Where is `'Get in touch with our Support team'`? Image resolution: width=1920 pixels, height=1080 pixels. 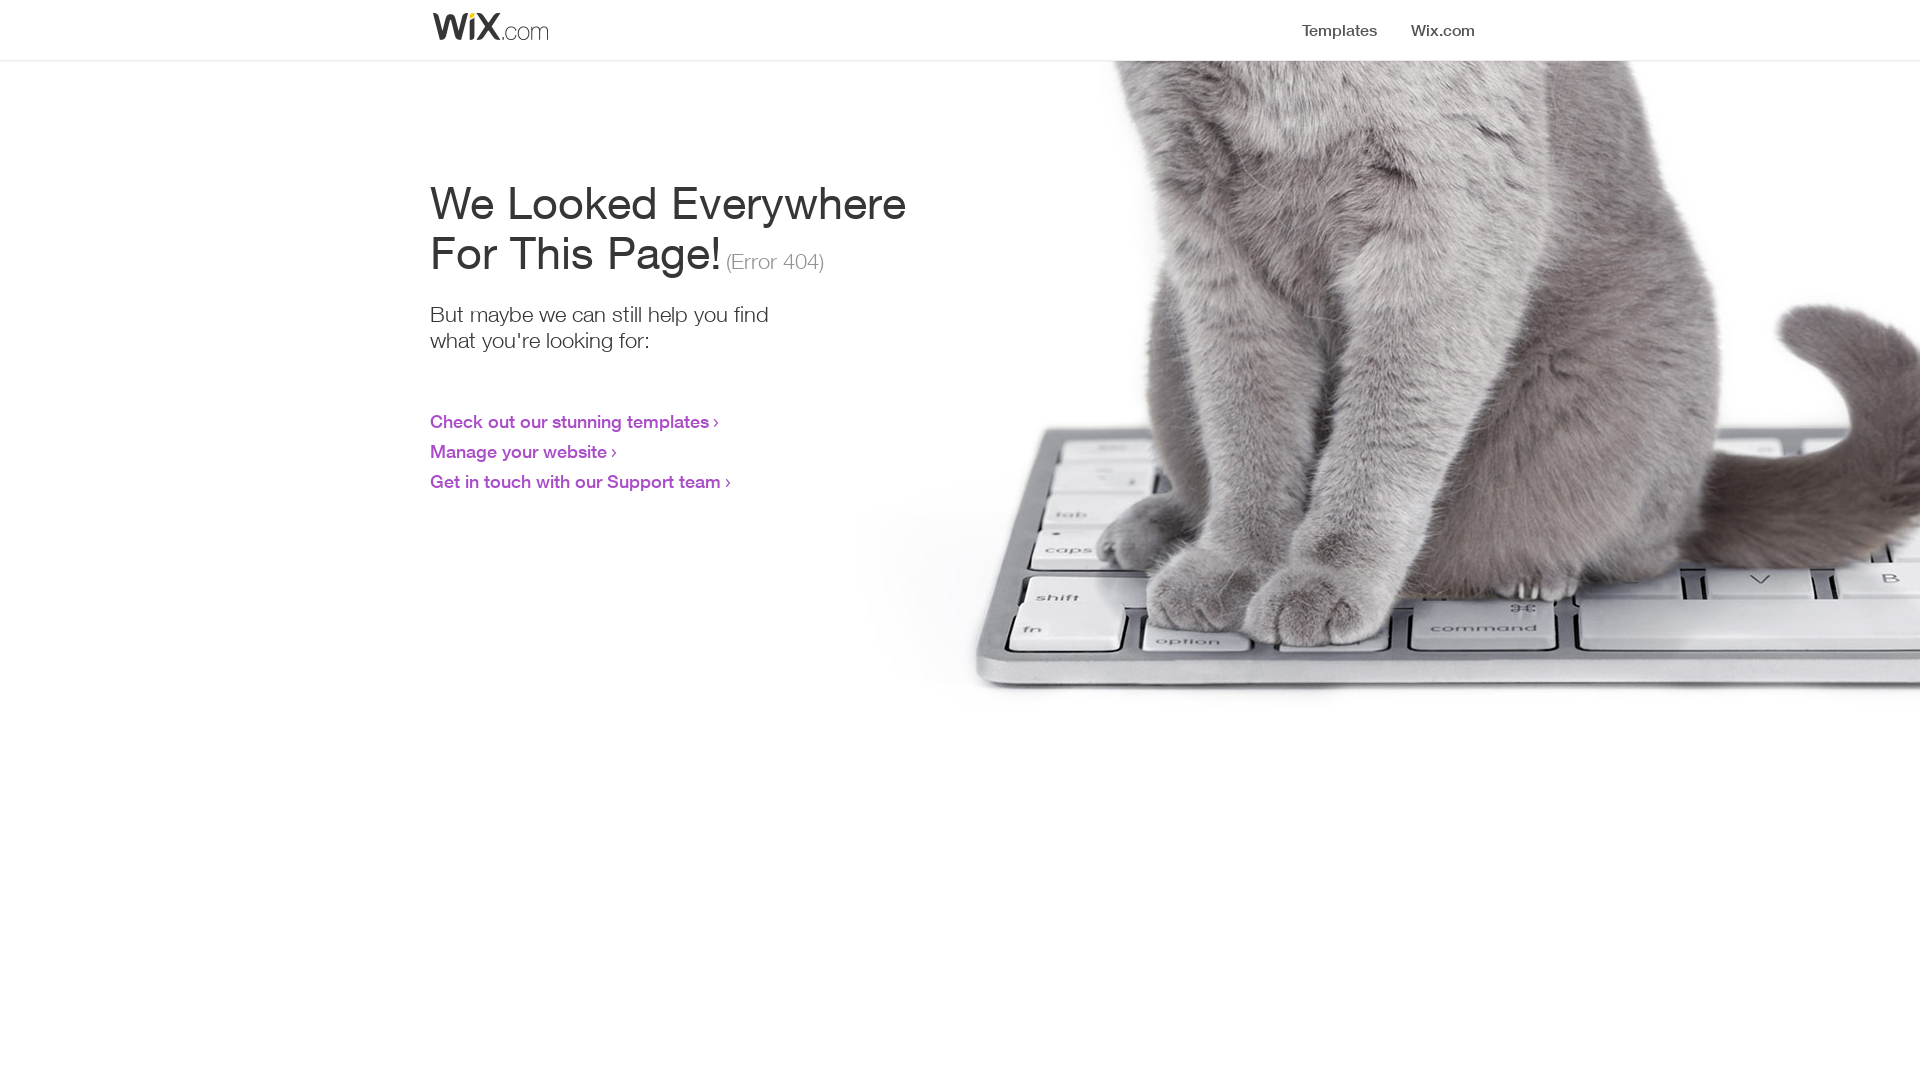
'Get in touch with our Support team' is located at coordinates (429, 481).